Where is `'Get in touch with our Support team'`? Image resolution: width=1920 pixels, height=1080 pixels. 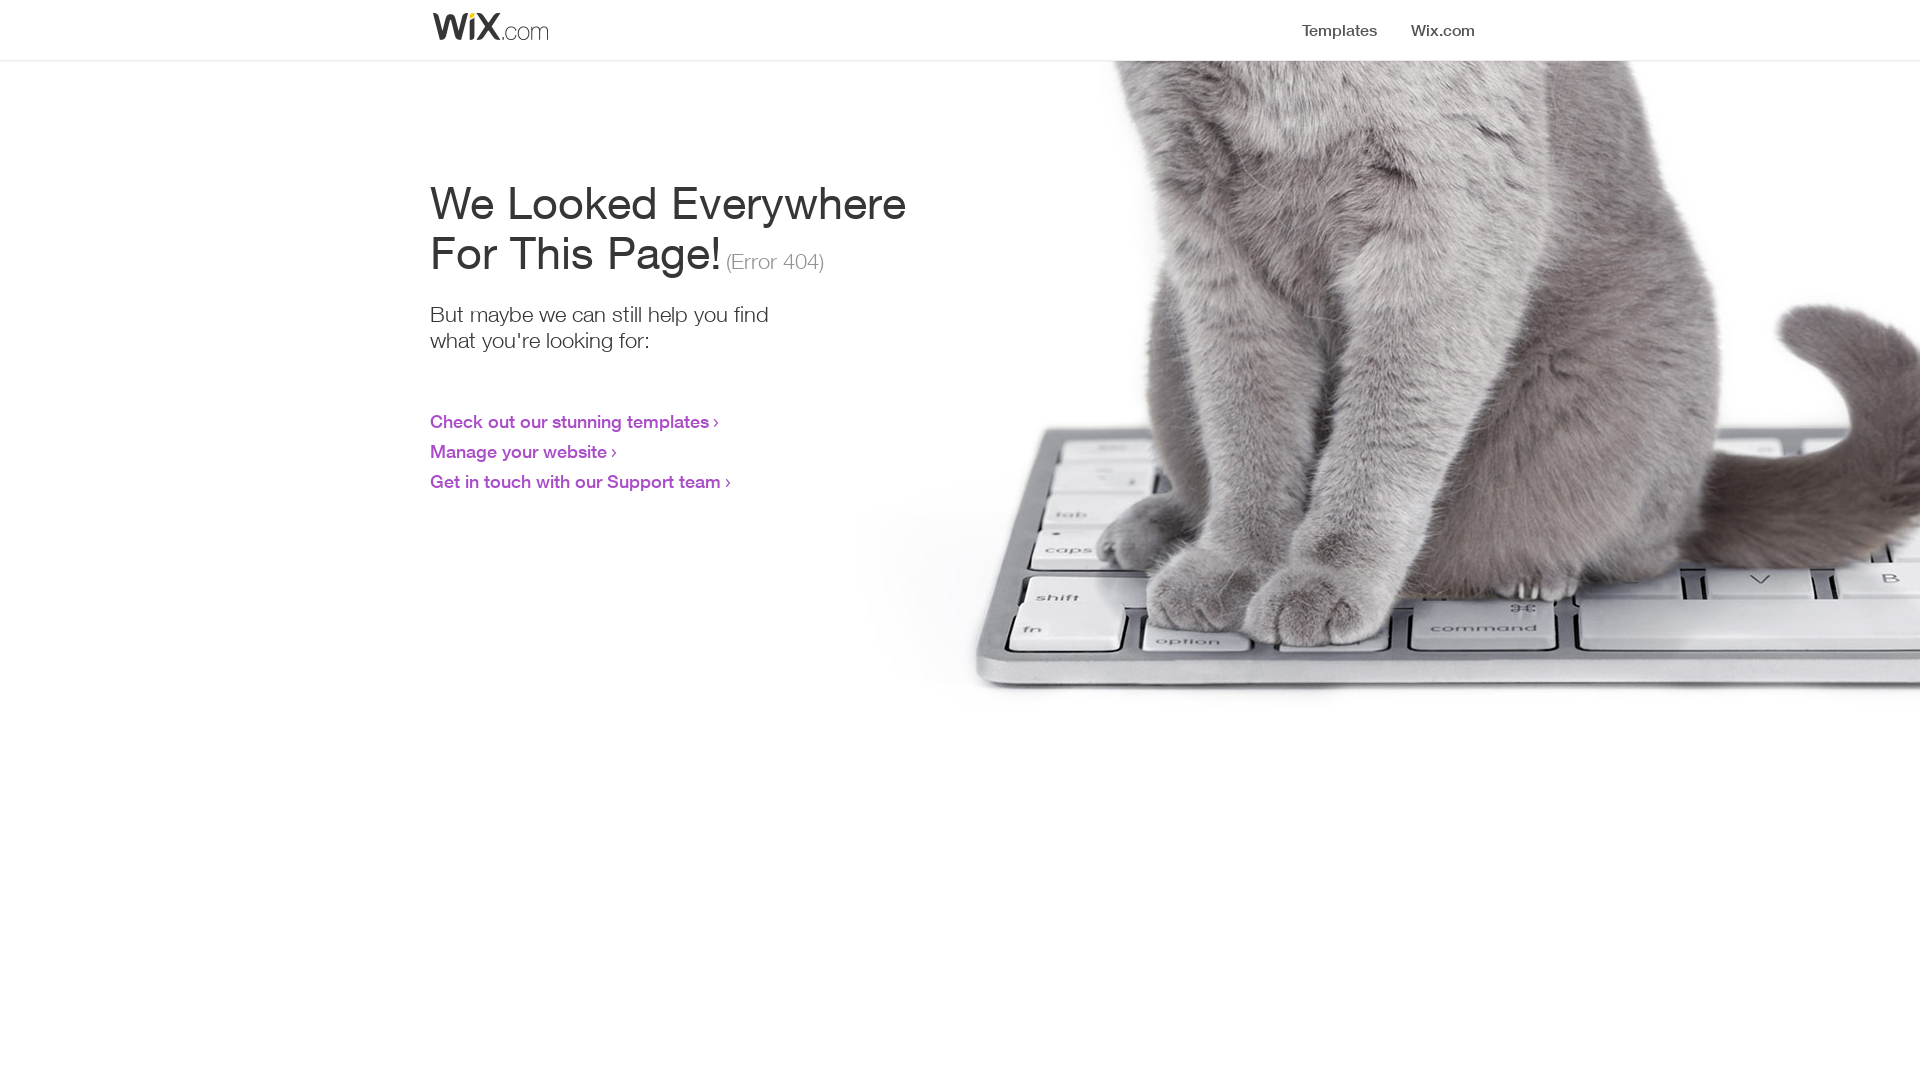
'Get in touch with our Support team' is located at coordinates (429, 481).